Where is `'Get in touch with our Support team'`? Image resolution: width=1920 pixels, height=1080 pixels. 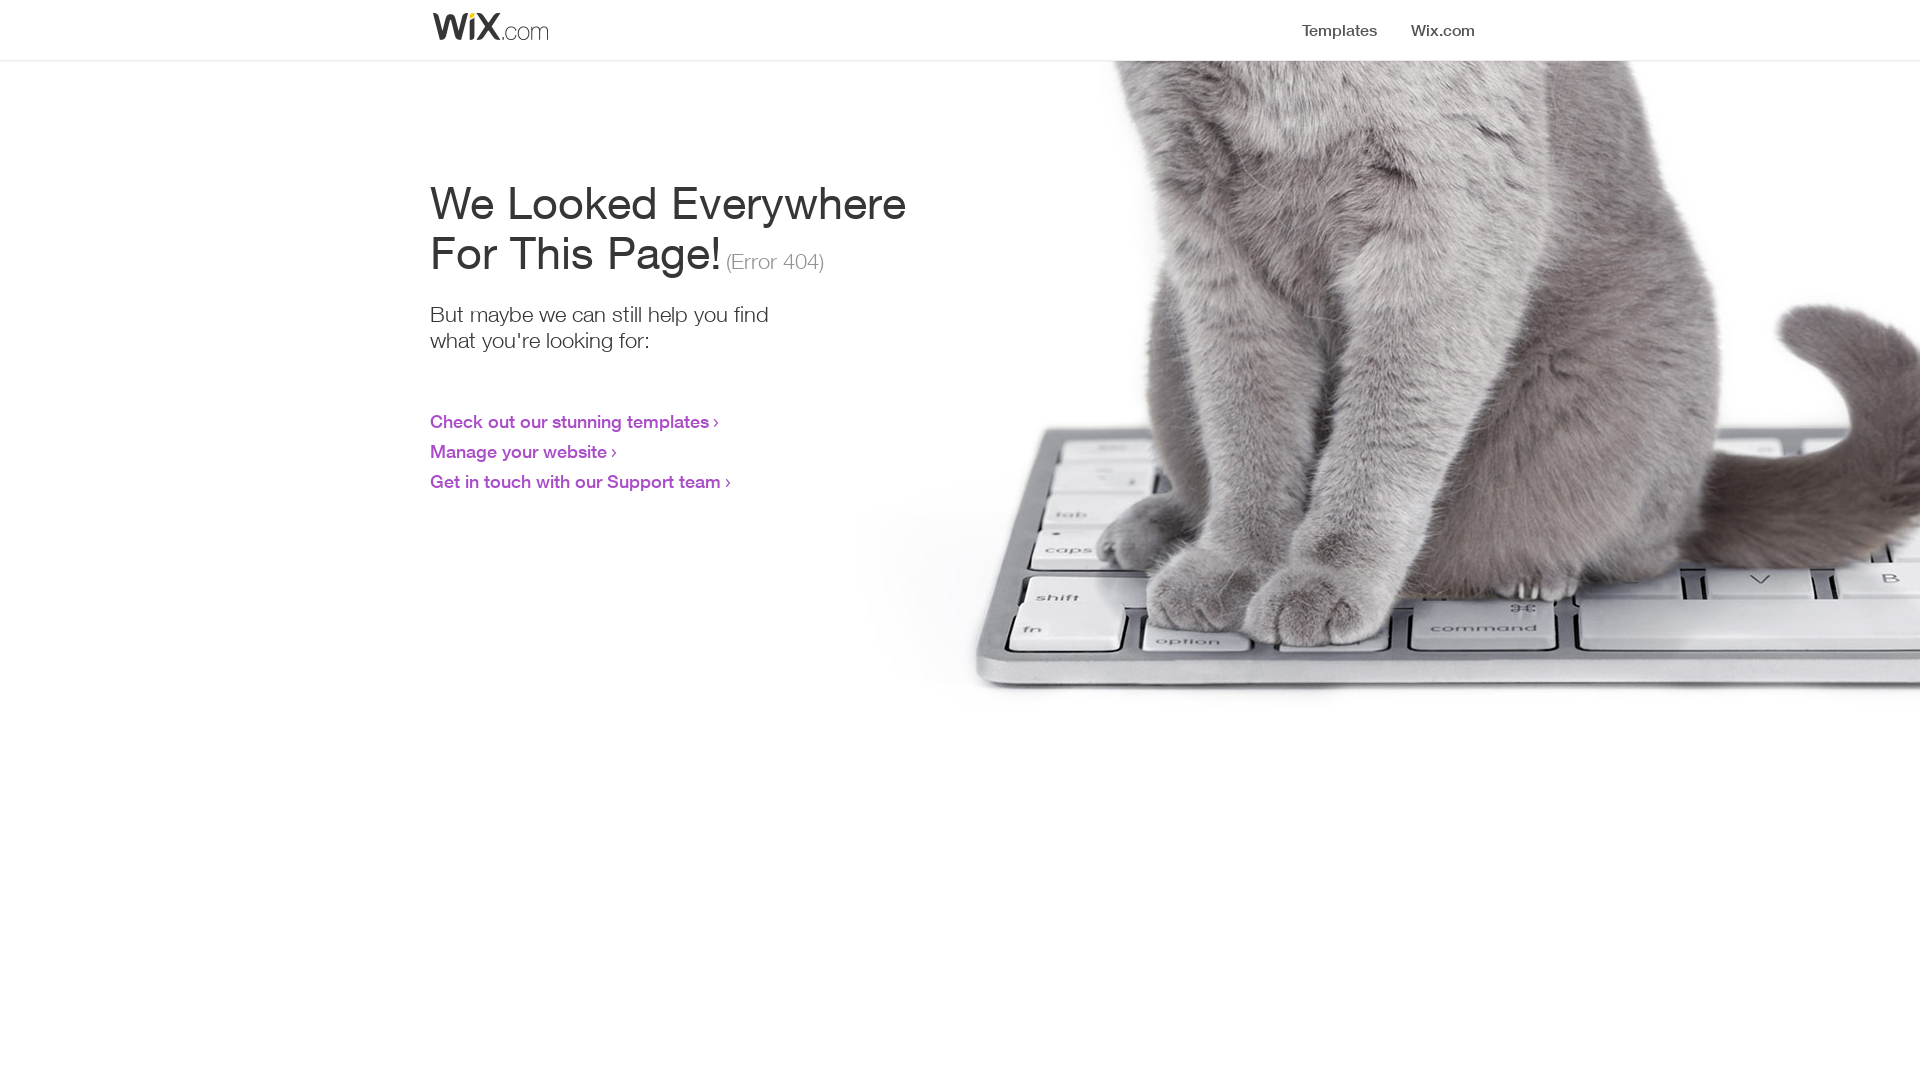
'Get in touch with our Support team' is located at coordinates (429, 481).